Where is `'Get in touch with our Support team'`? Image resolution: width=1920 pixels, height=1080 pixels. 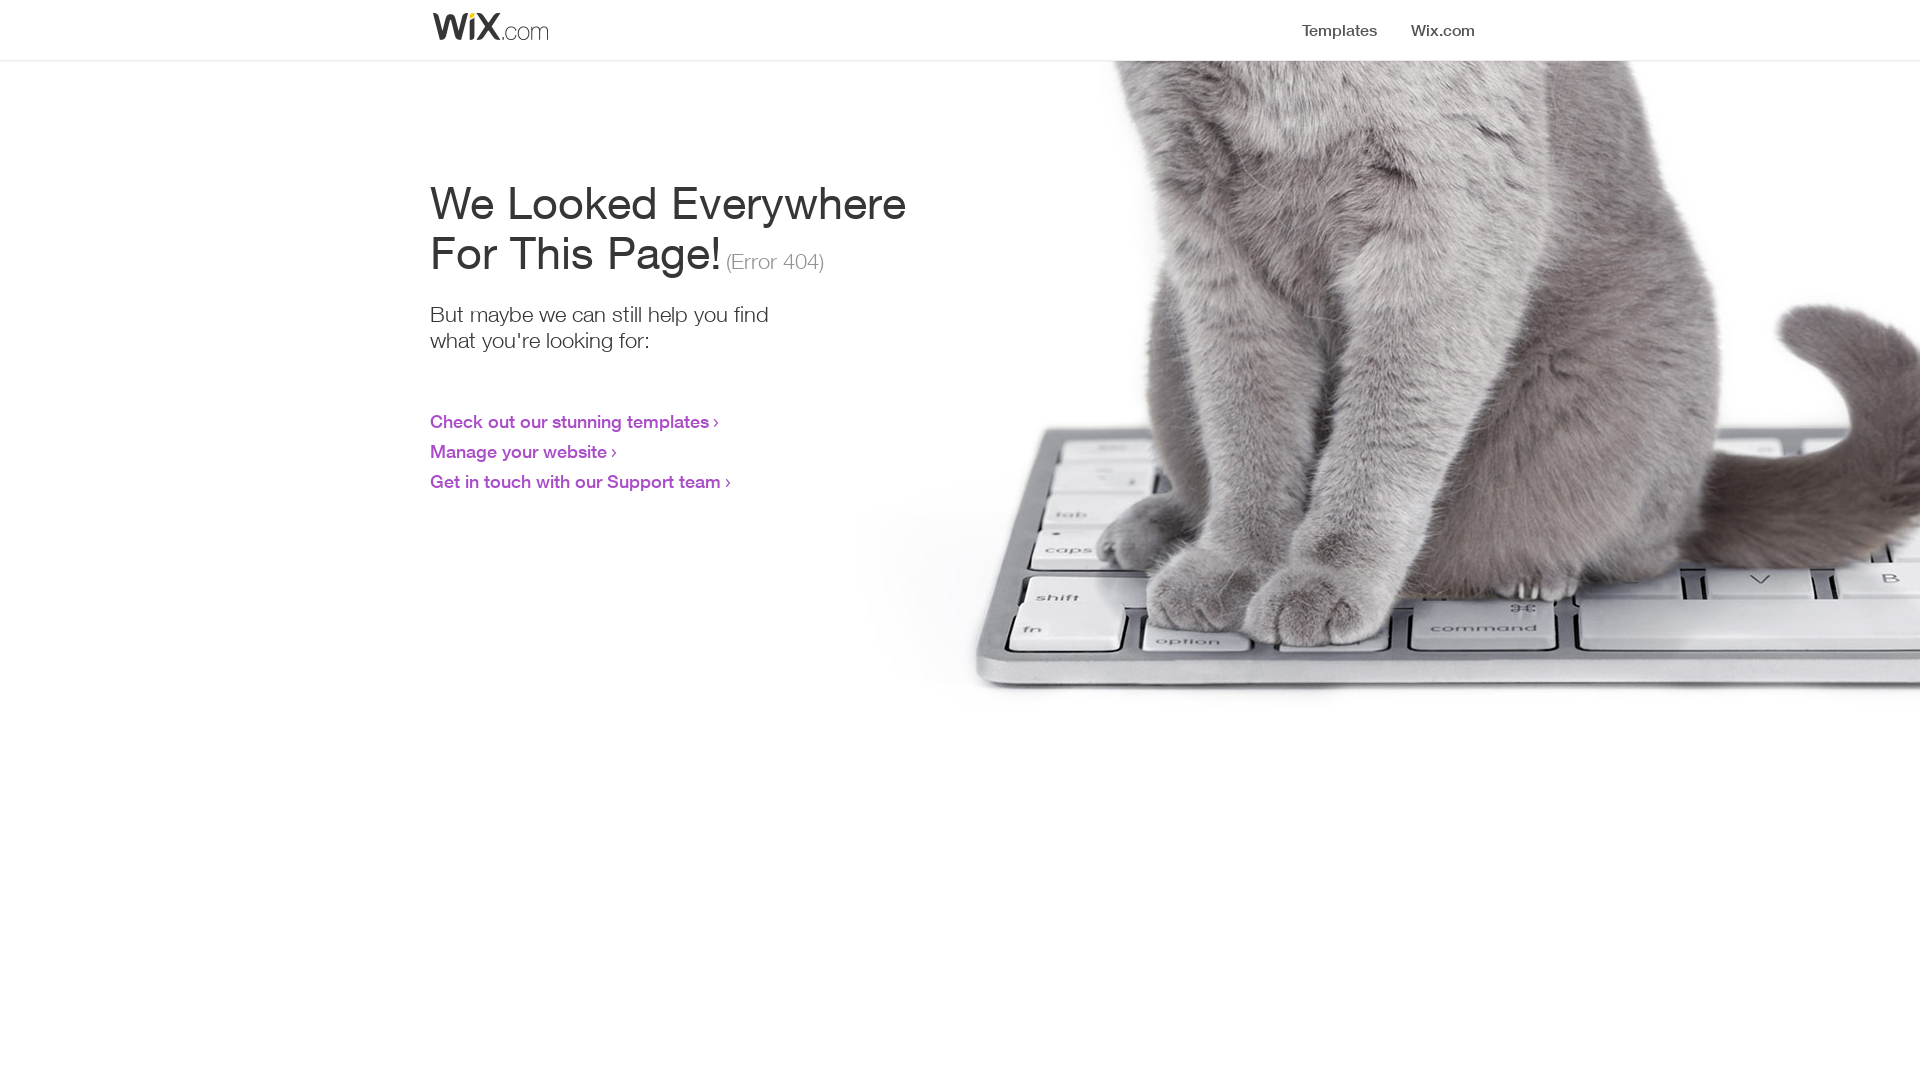
'Get in touch with our Support team' is located at coordinates (429, 481).